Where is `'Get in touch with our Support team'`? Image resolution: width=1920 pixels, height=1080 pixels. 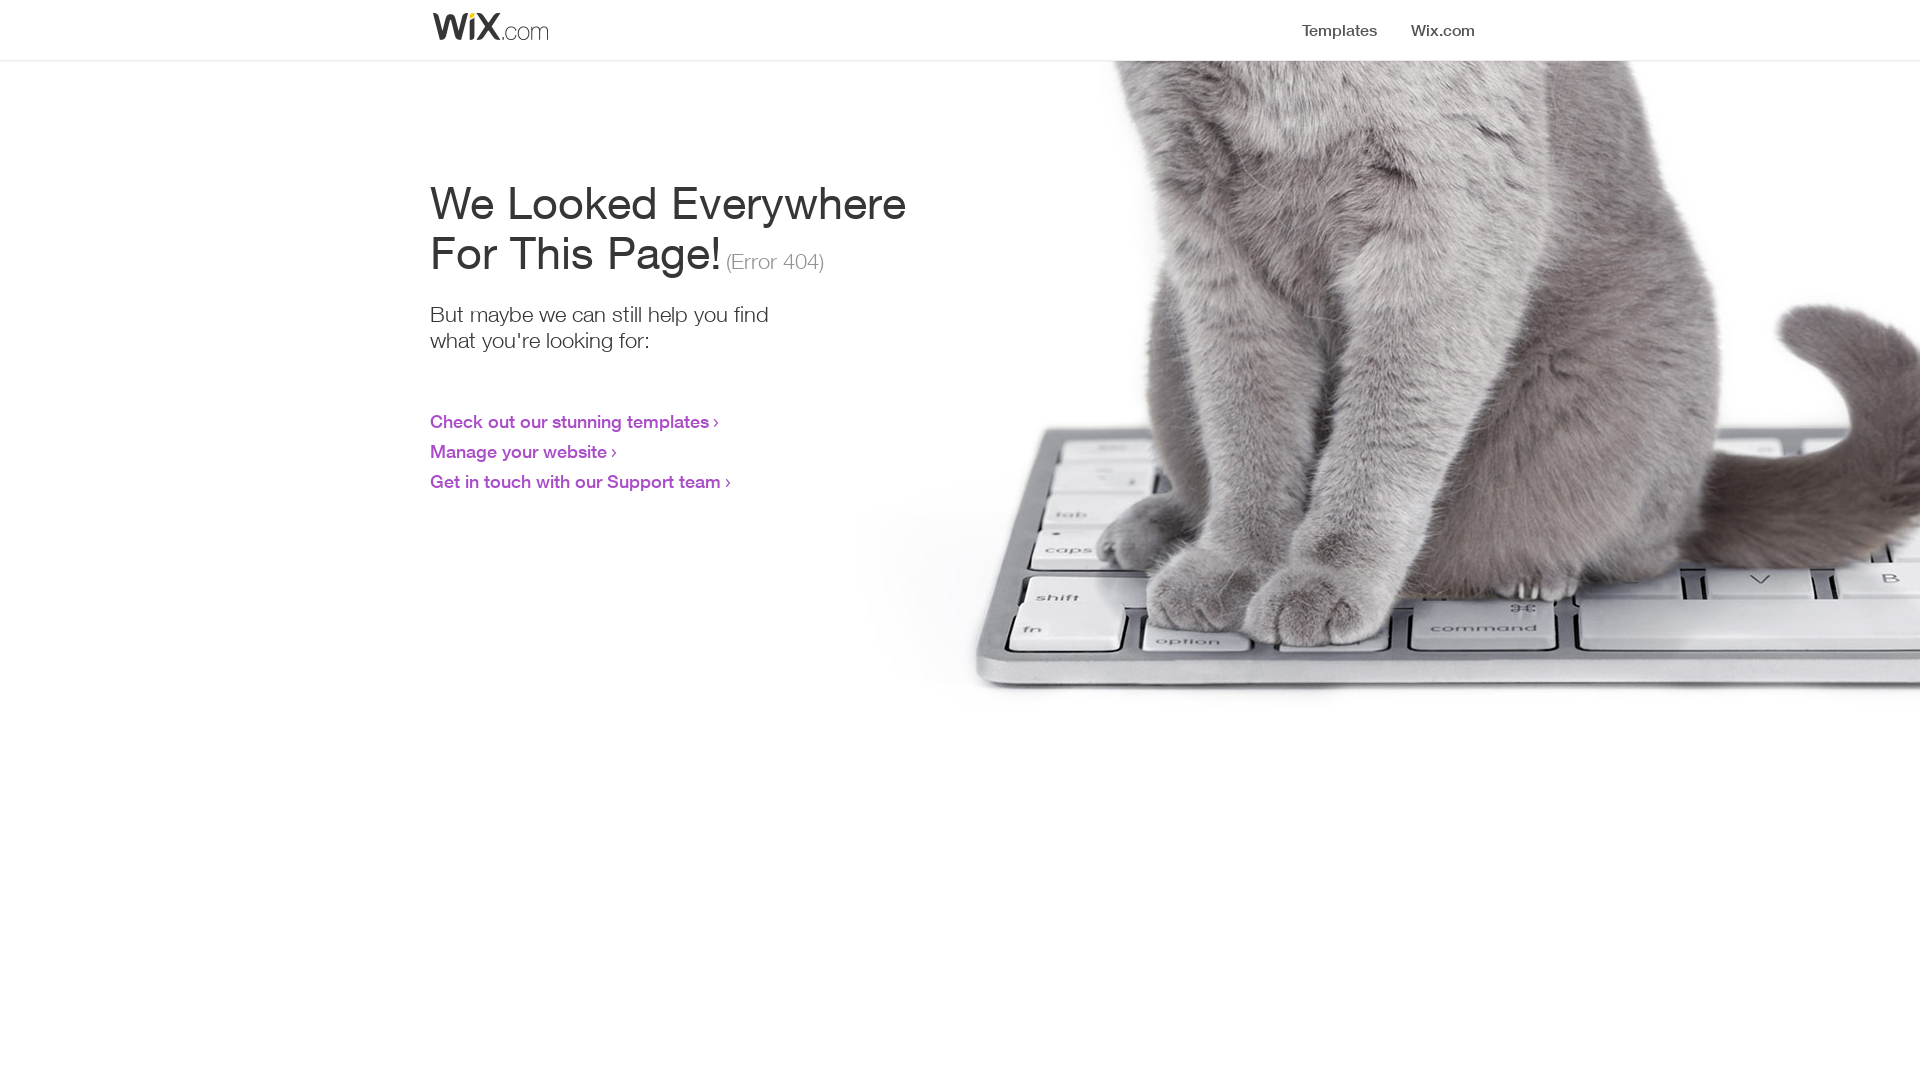
'Get in touch with our Support team' is located at coordinates (429, 481).